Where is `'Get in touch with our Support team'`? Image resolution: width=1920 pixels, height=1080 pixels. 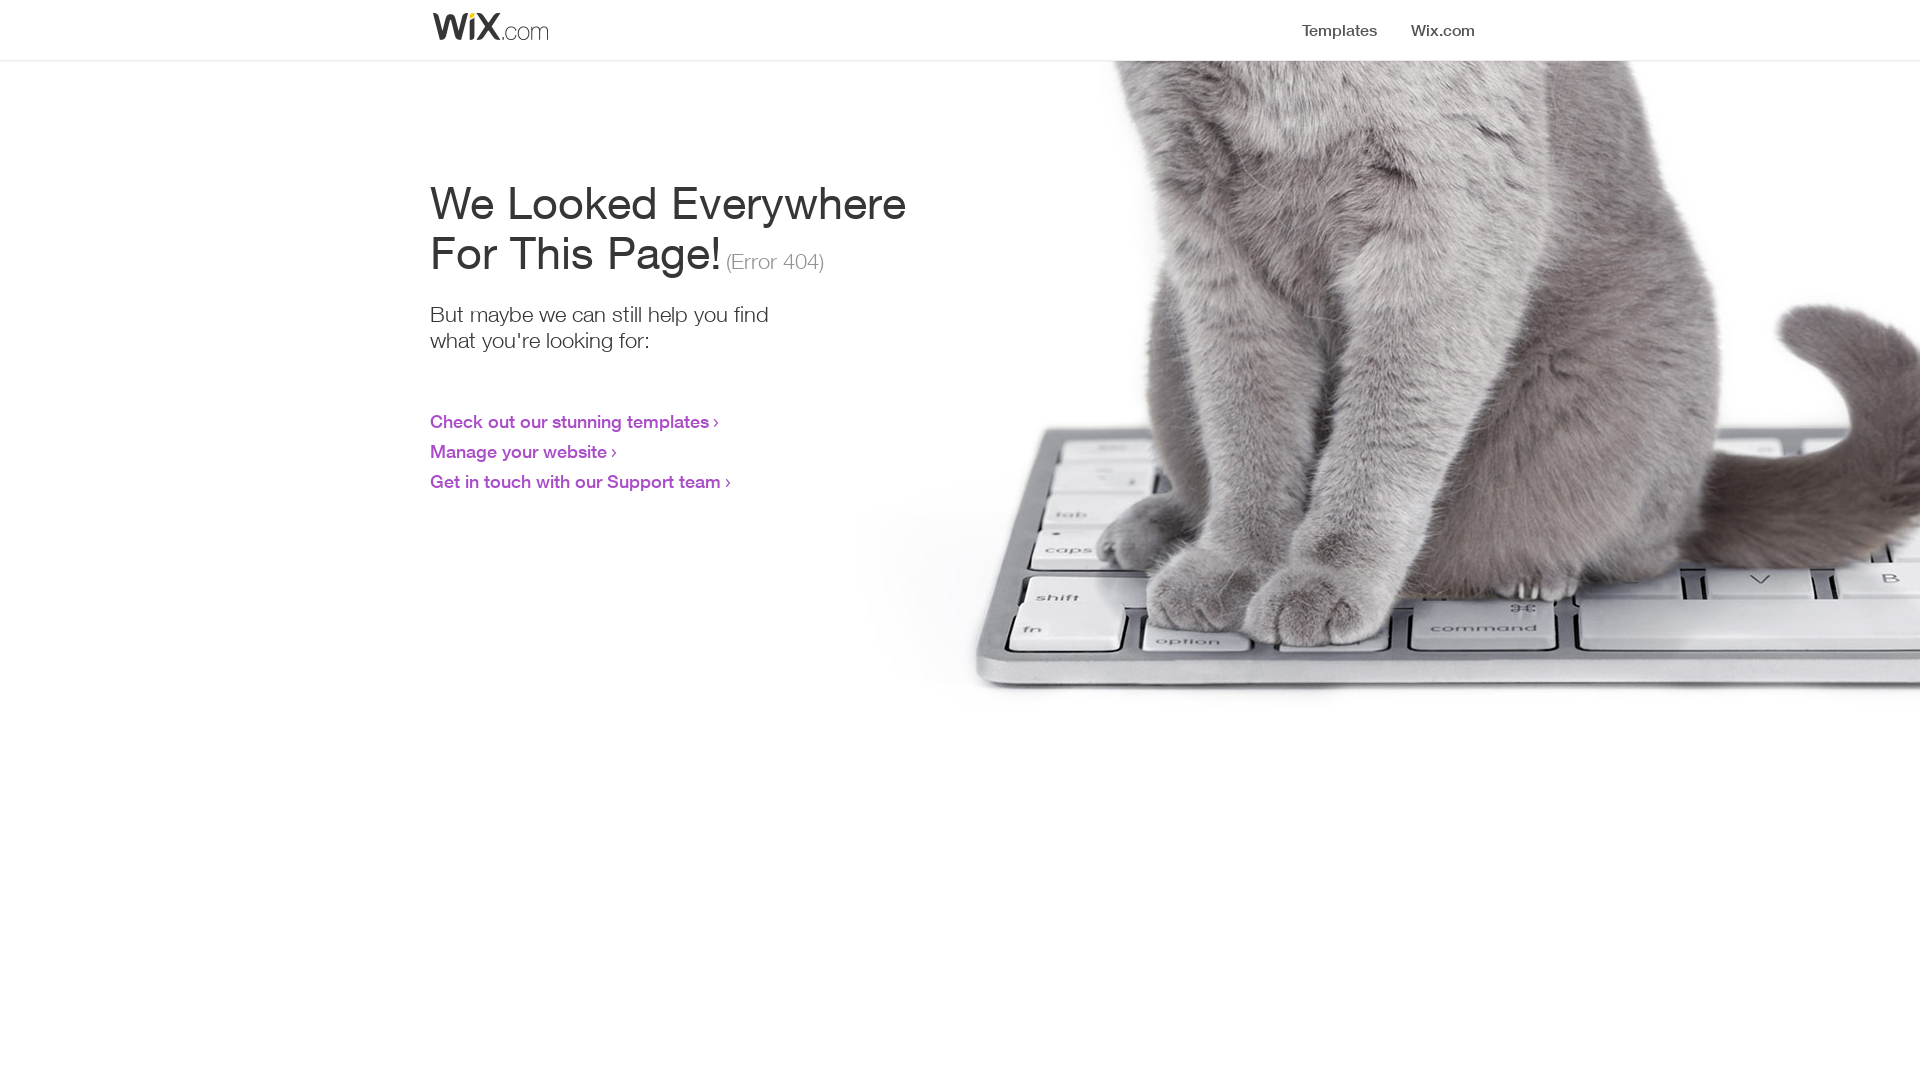
'Get in touch with our Support team' is located at coordinates (429, 481).